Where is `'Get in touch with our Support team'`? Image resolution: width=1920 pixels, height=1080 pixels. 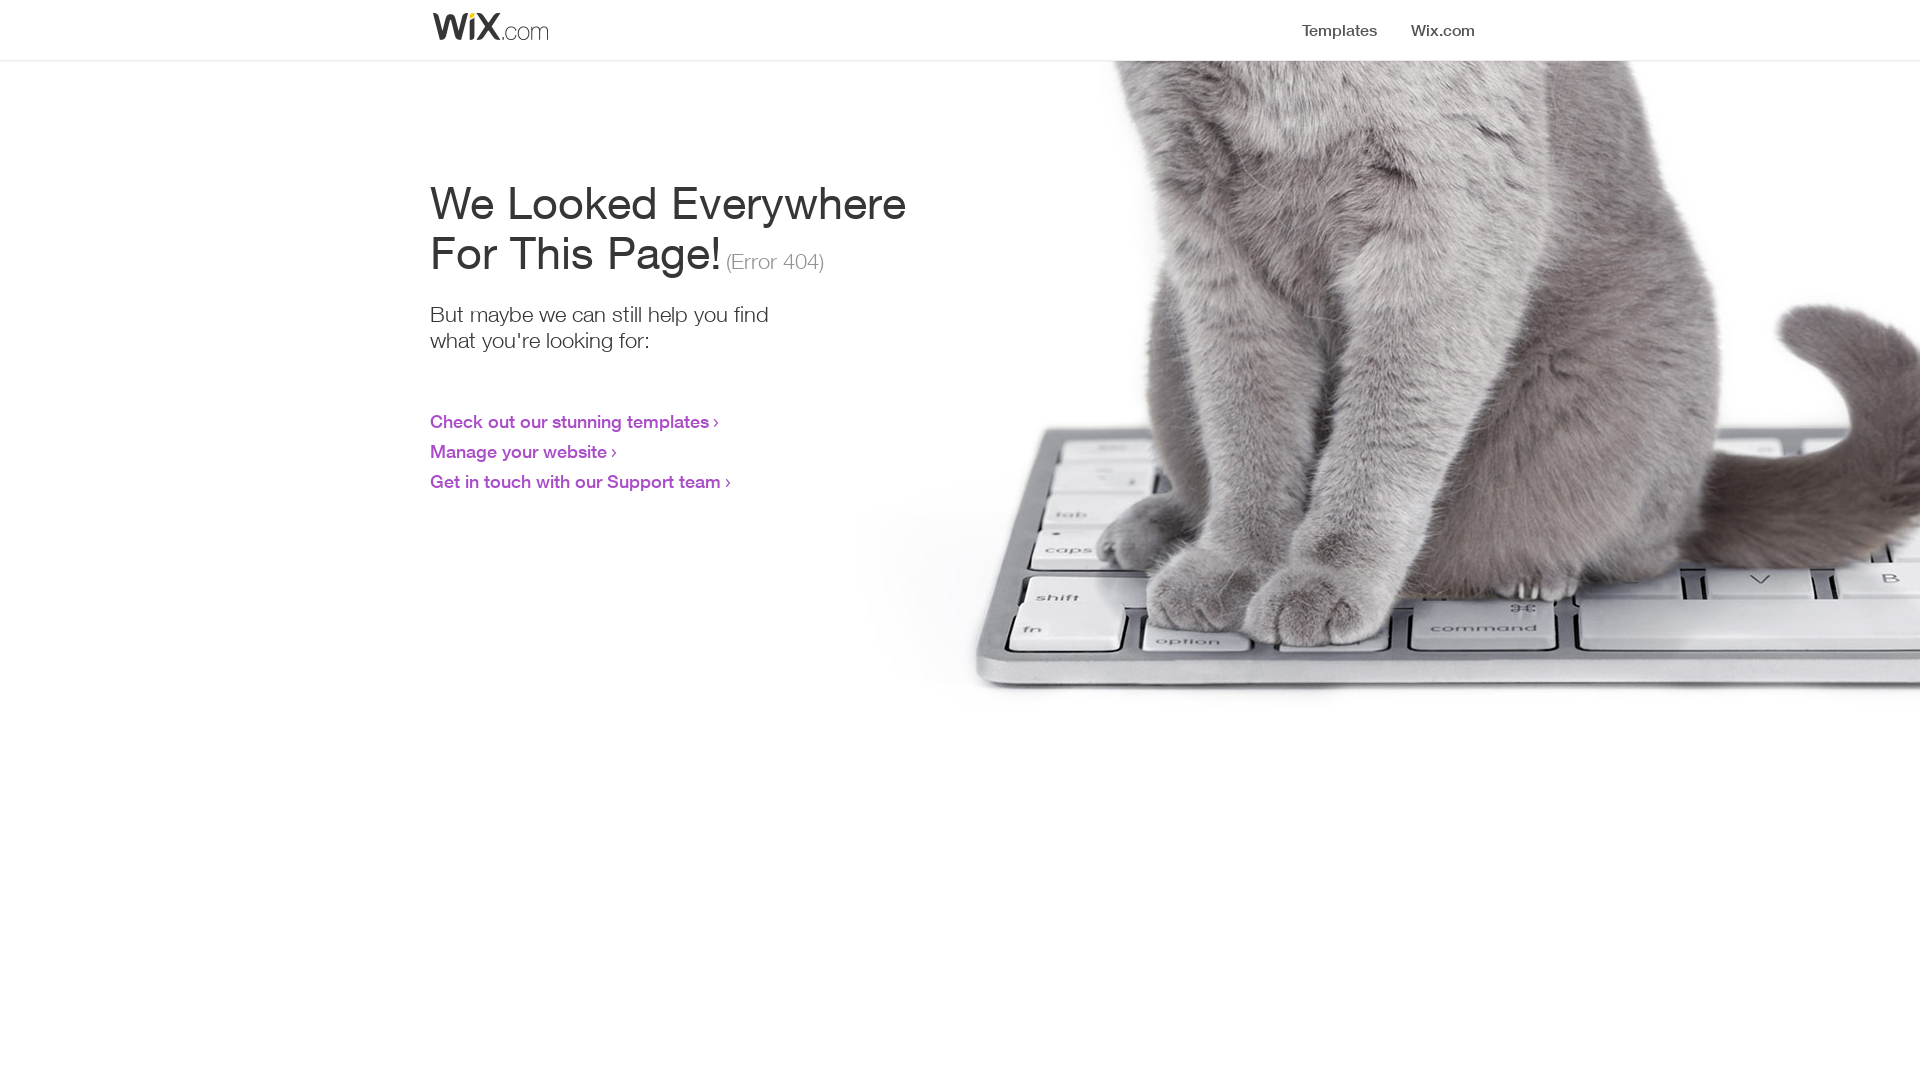
'Get in touch with our Support team' is located at coordinates (429, 481).